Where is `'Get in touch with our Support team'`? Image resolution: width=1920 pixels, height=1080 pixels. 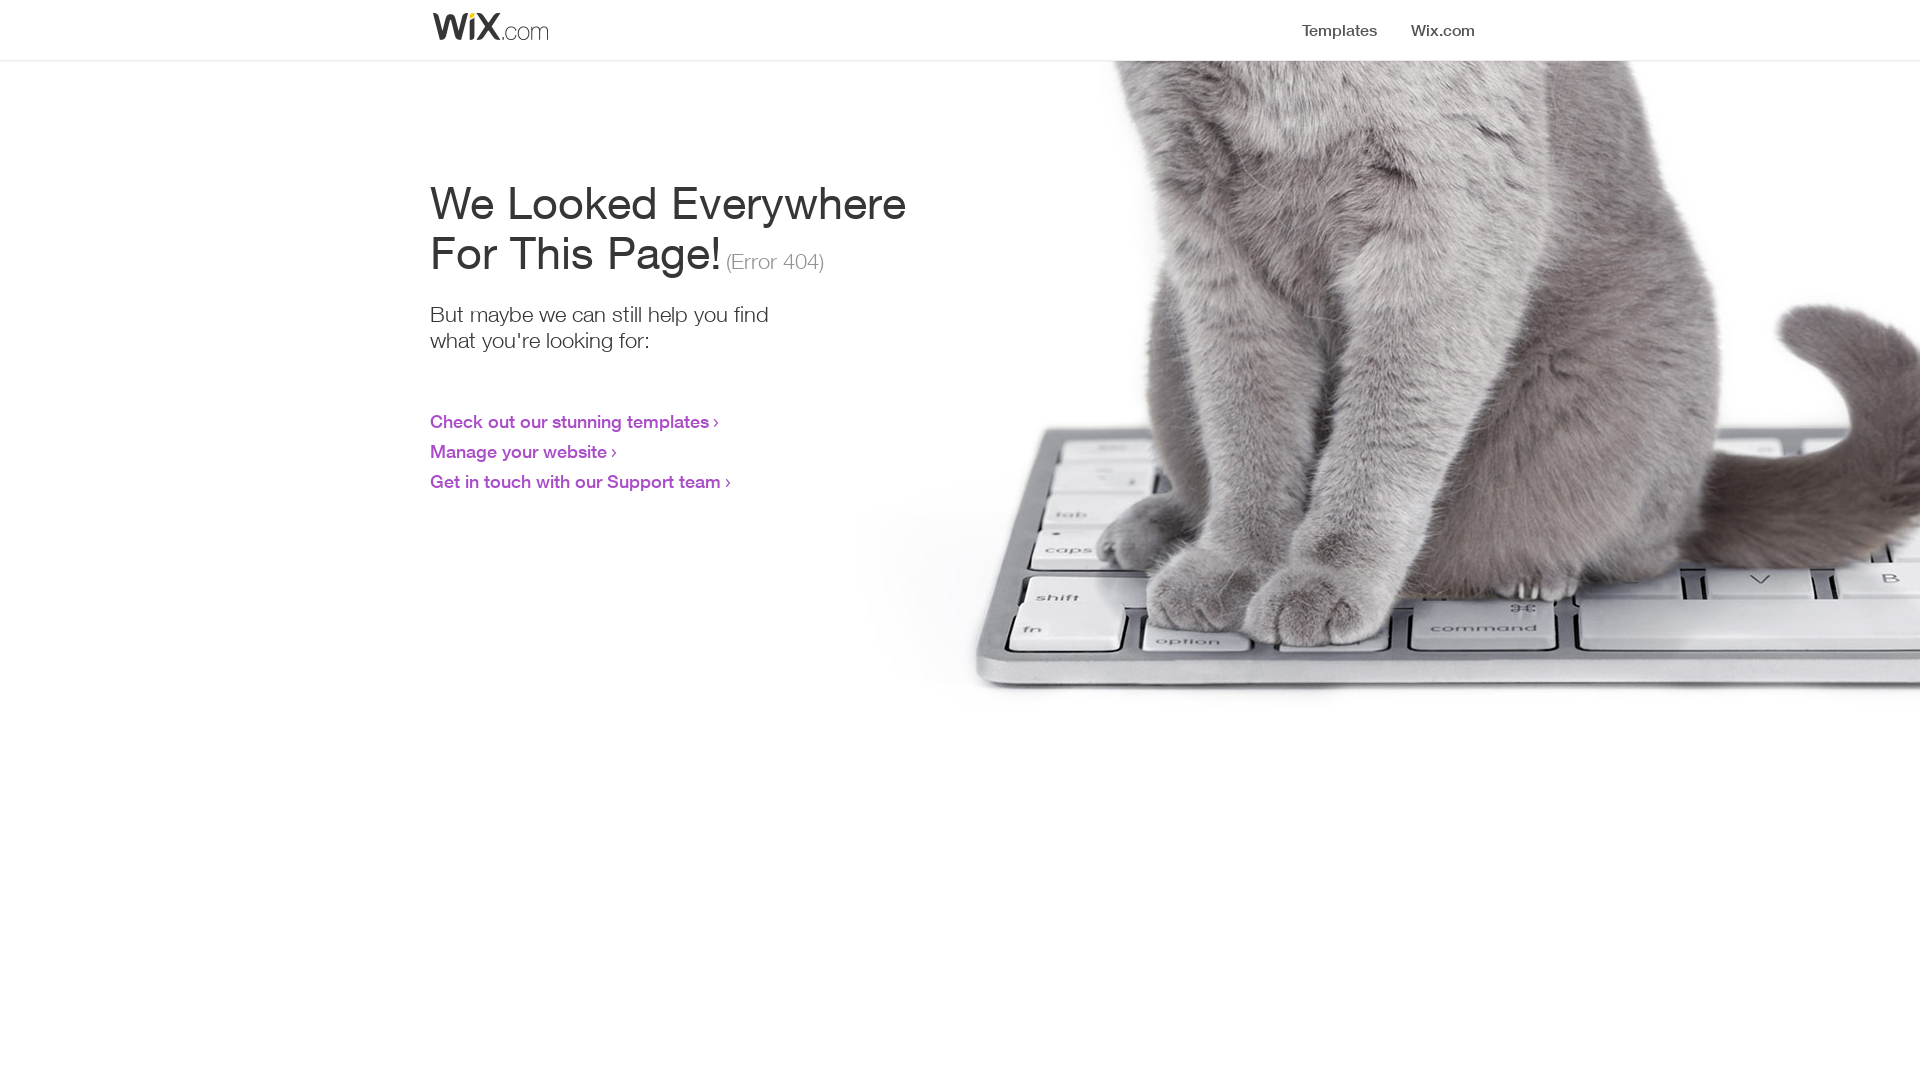
'Get in touch with our Support team' is located at coordinates (429, 481).